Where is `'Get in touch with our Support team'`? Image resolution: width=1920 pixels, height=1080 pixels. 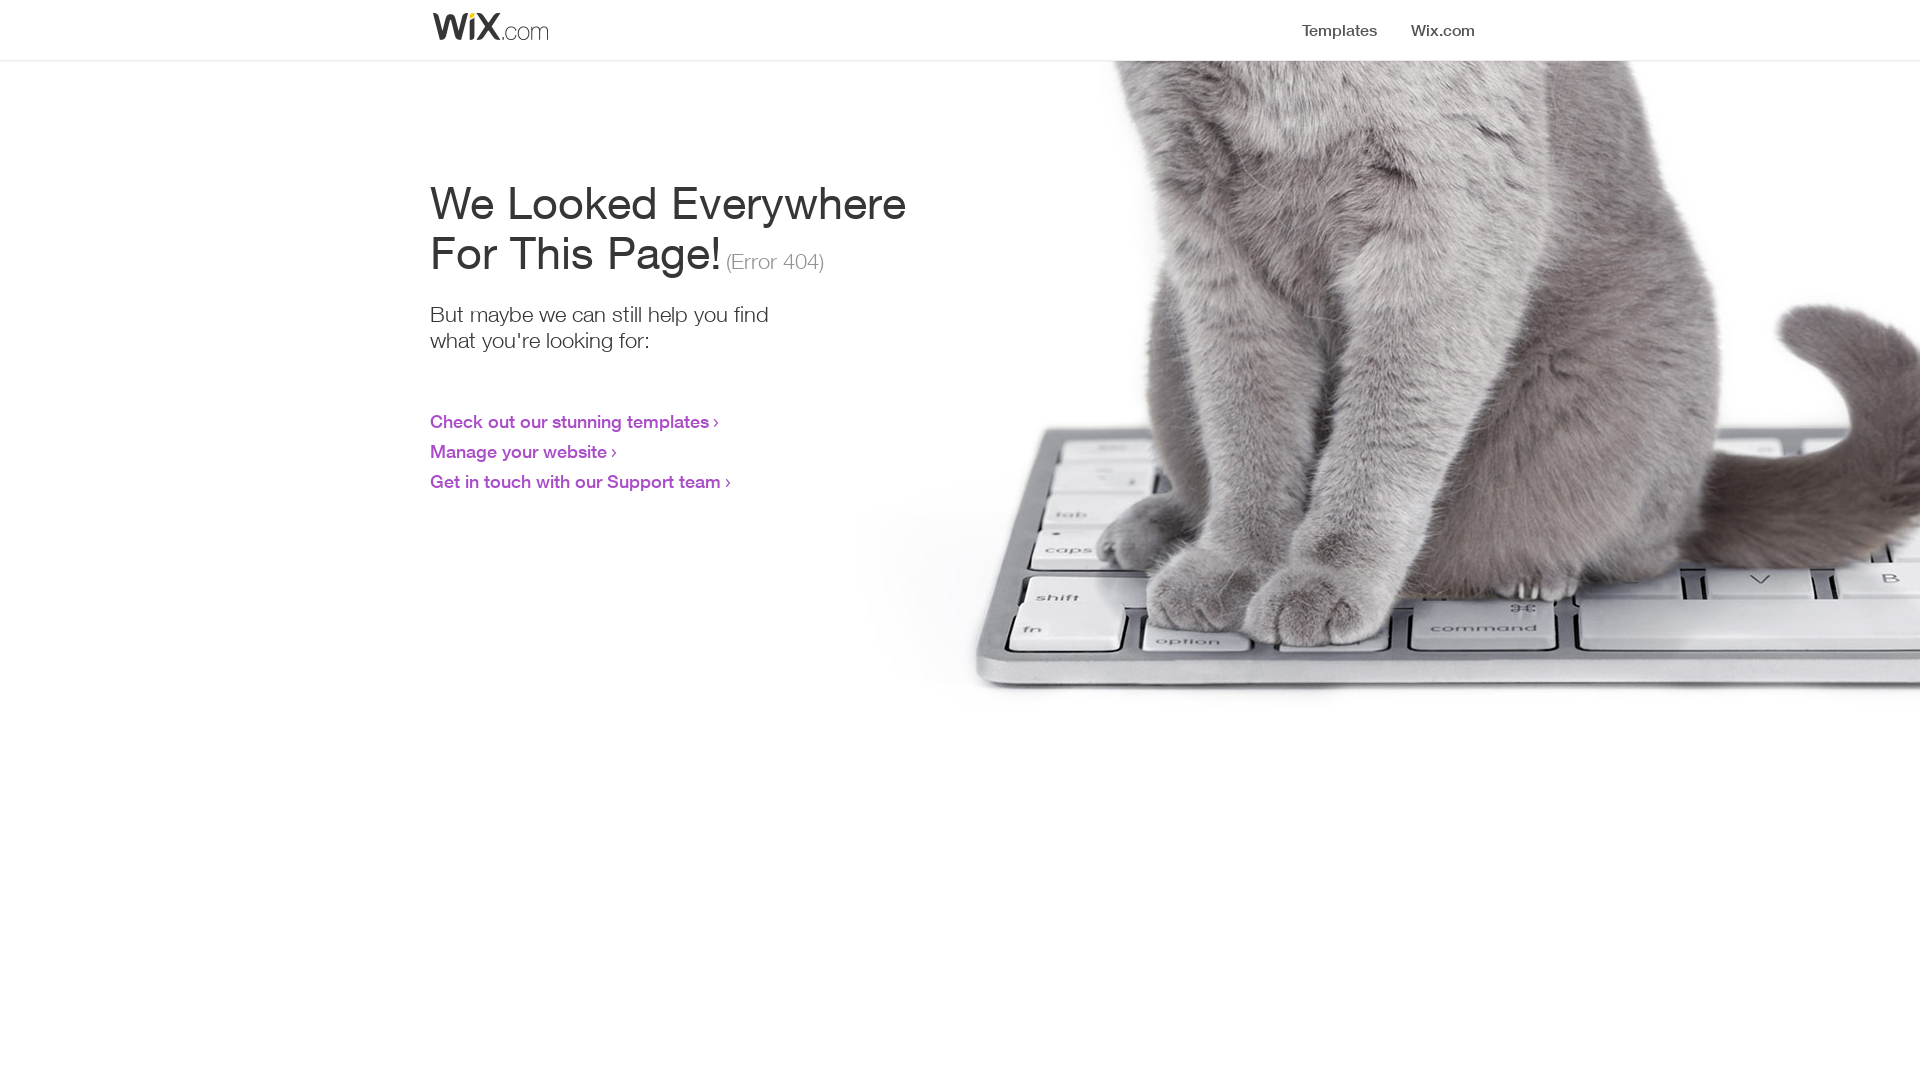
'Get in touch with our Support team' is located at coordinates (429, 481).